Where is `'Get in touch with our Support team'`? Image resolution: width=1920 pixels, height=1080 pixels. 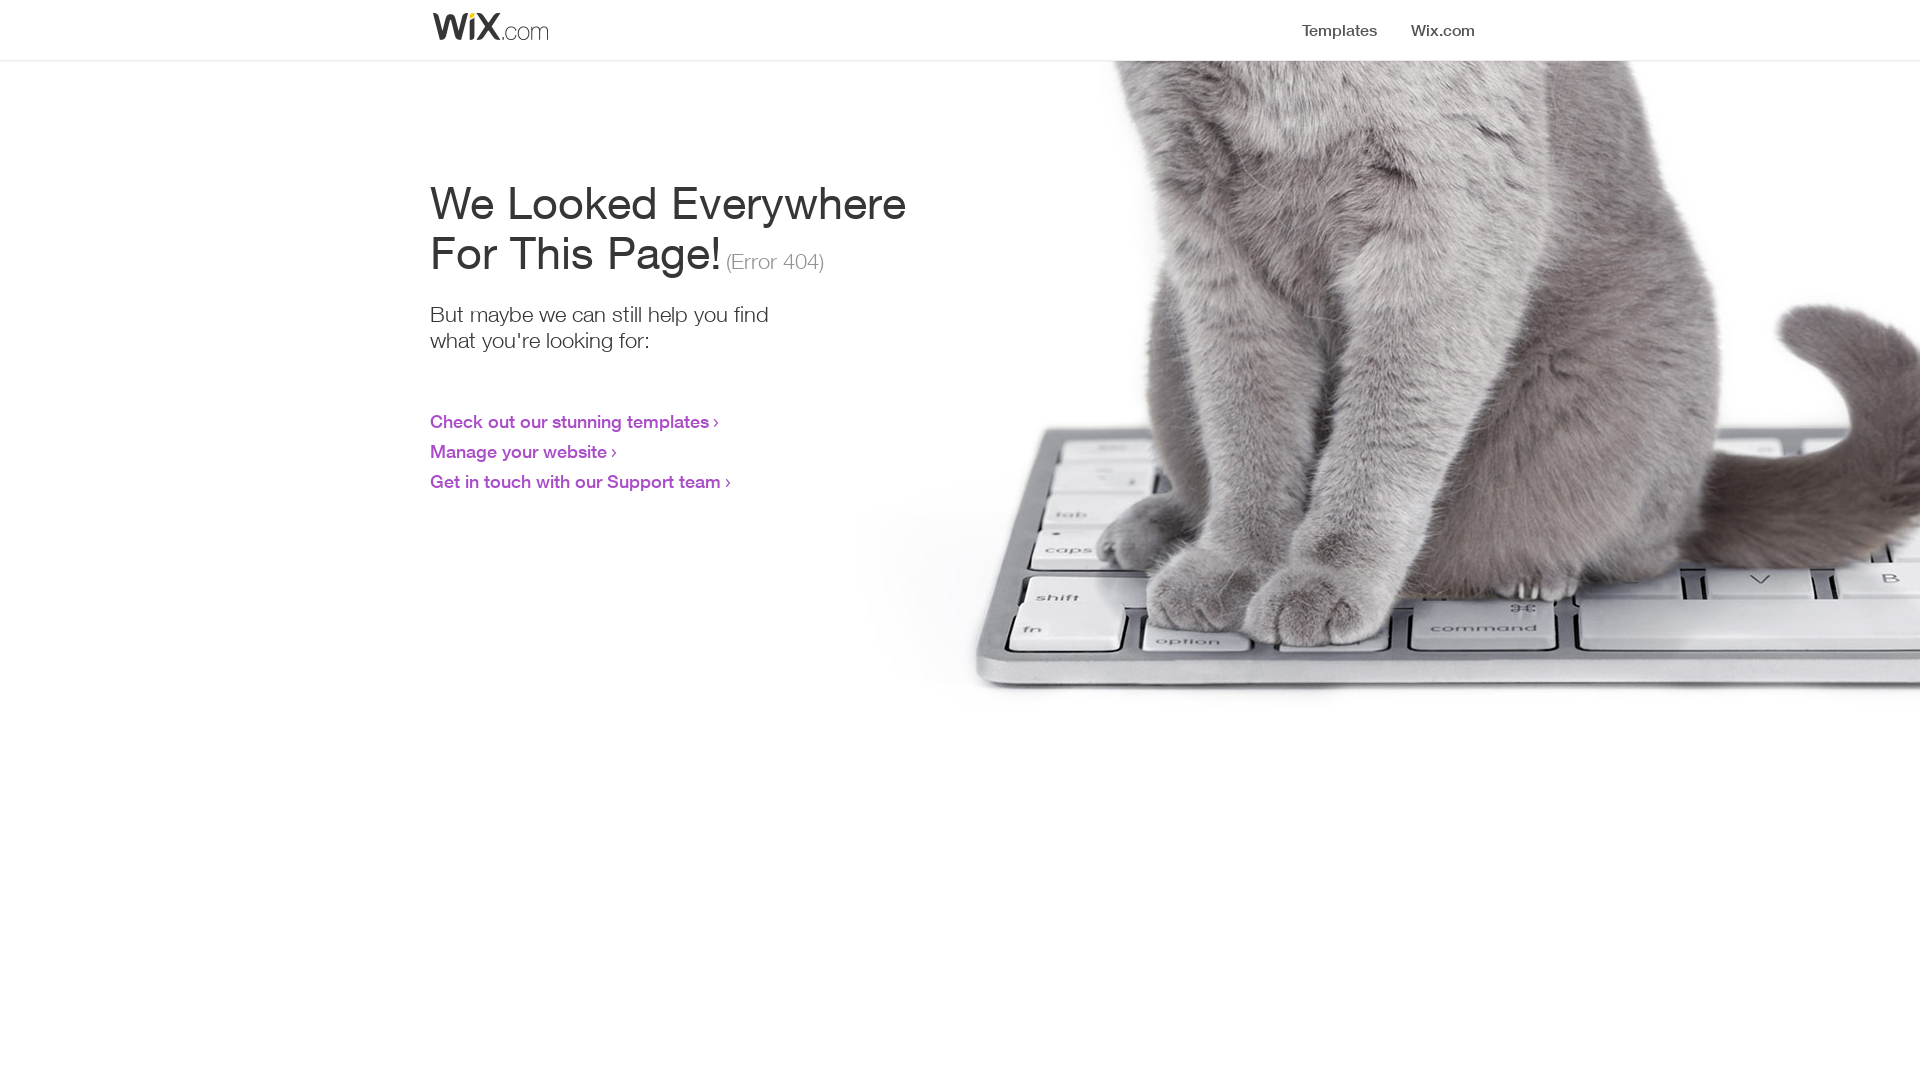
'Get in touch with our Support team' is located at coordinates (429, 481).